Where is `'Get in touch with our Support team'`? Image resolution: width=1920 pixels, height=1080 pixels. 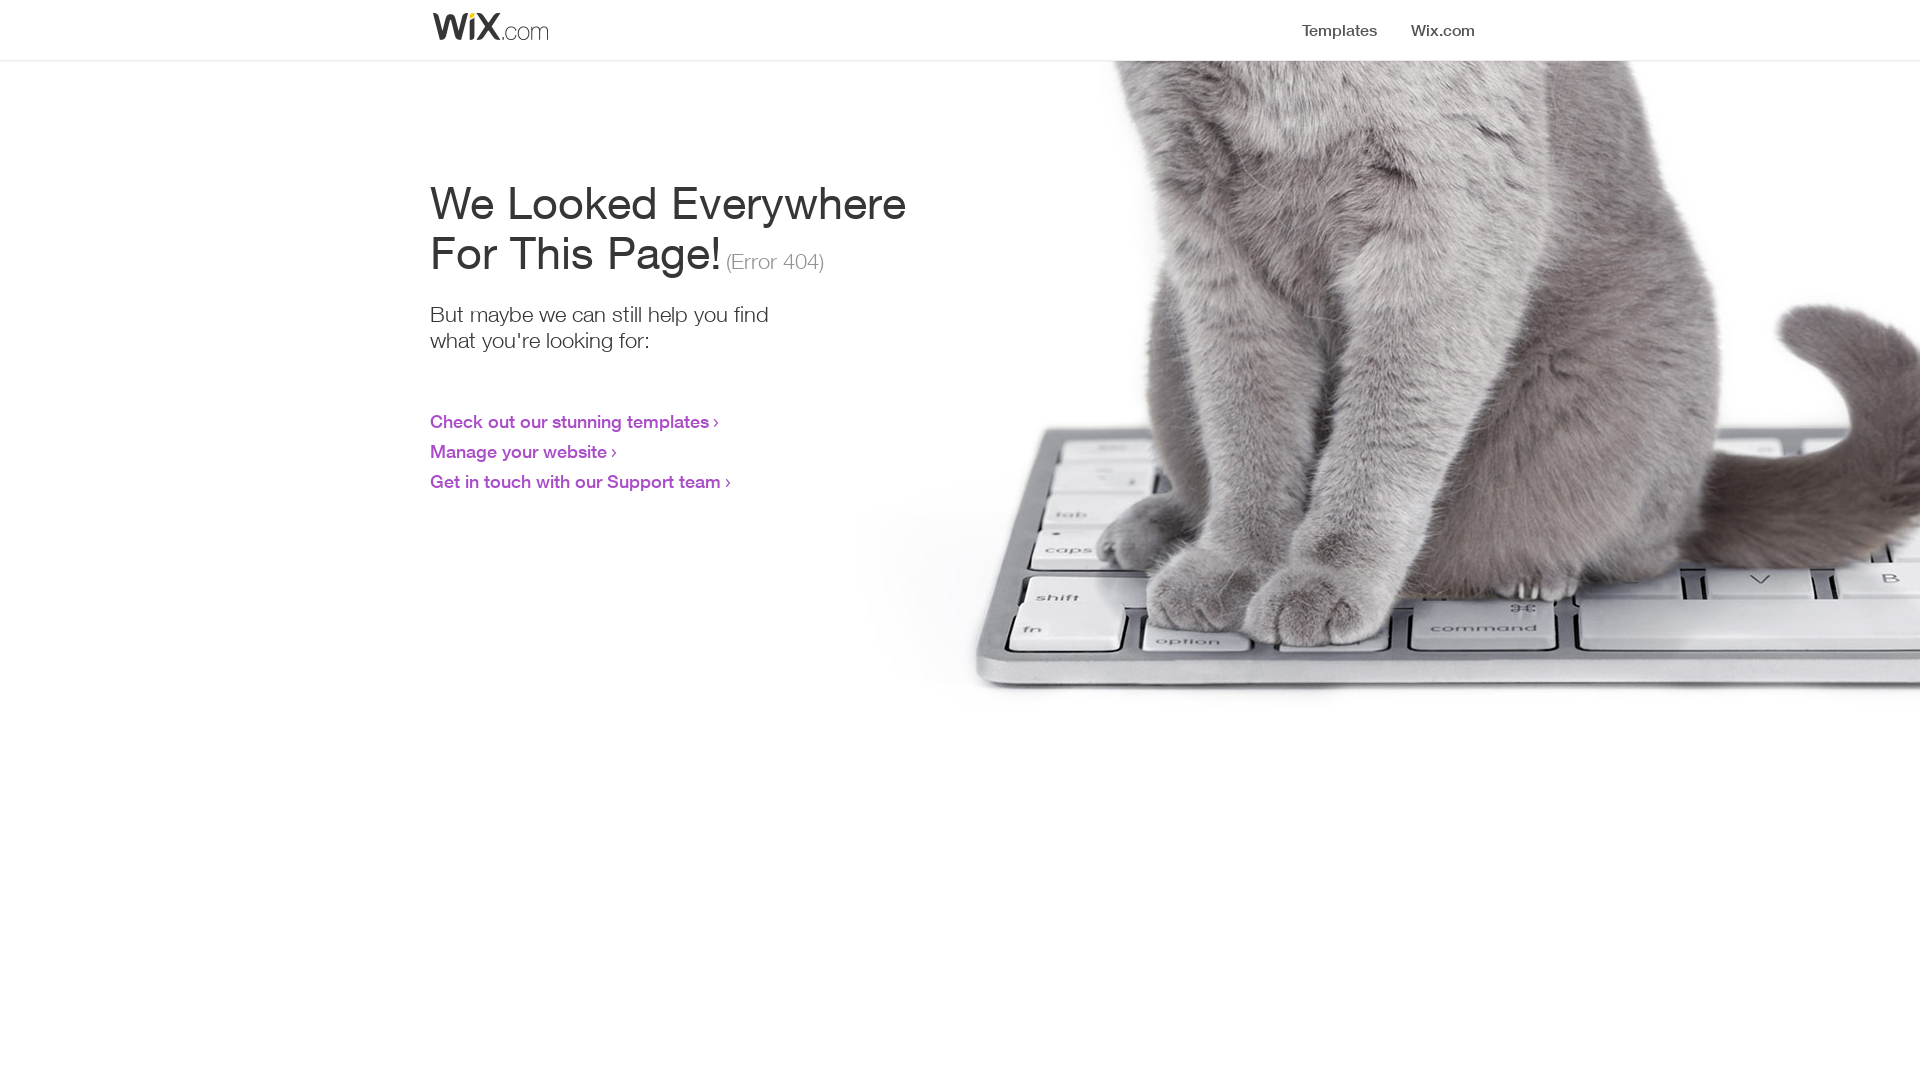
'Get in touch with our Support team' is located at coordinates (429, 481).